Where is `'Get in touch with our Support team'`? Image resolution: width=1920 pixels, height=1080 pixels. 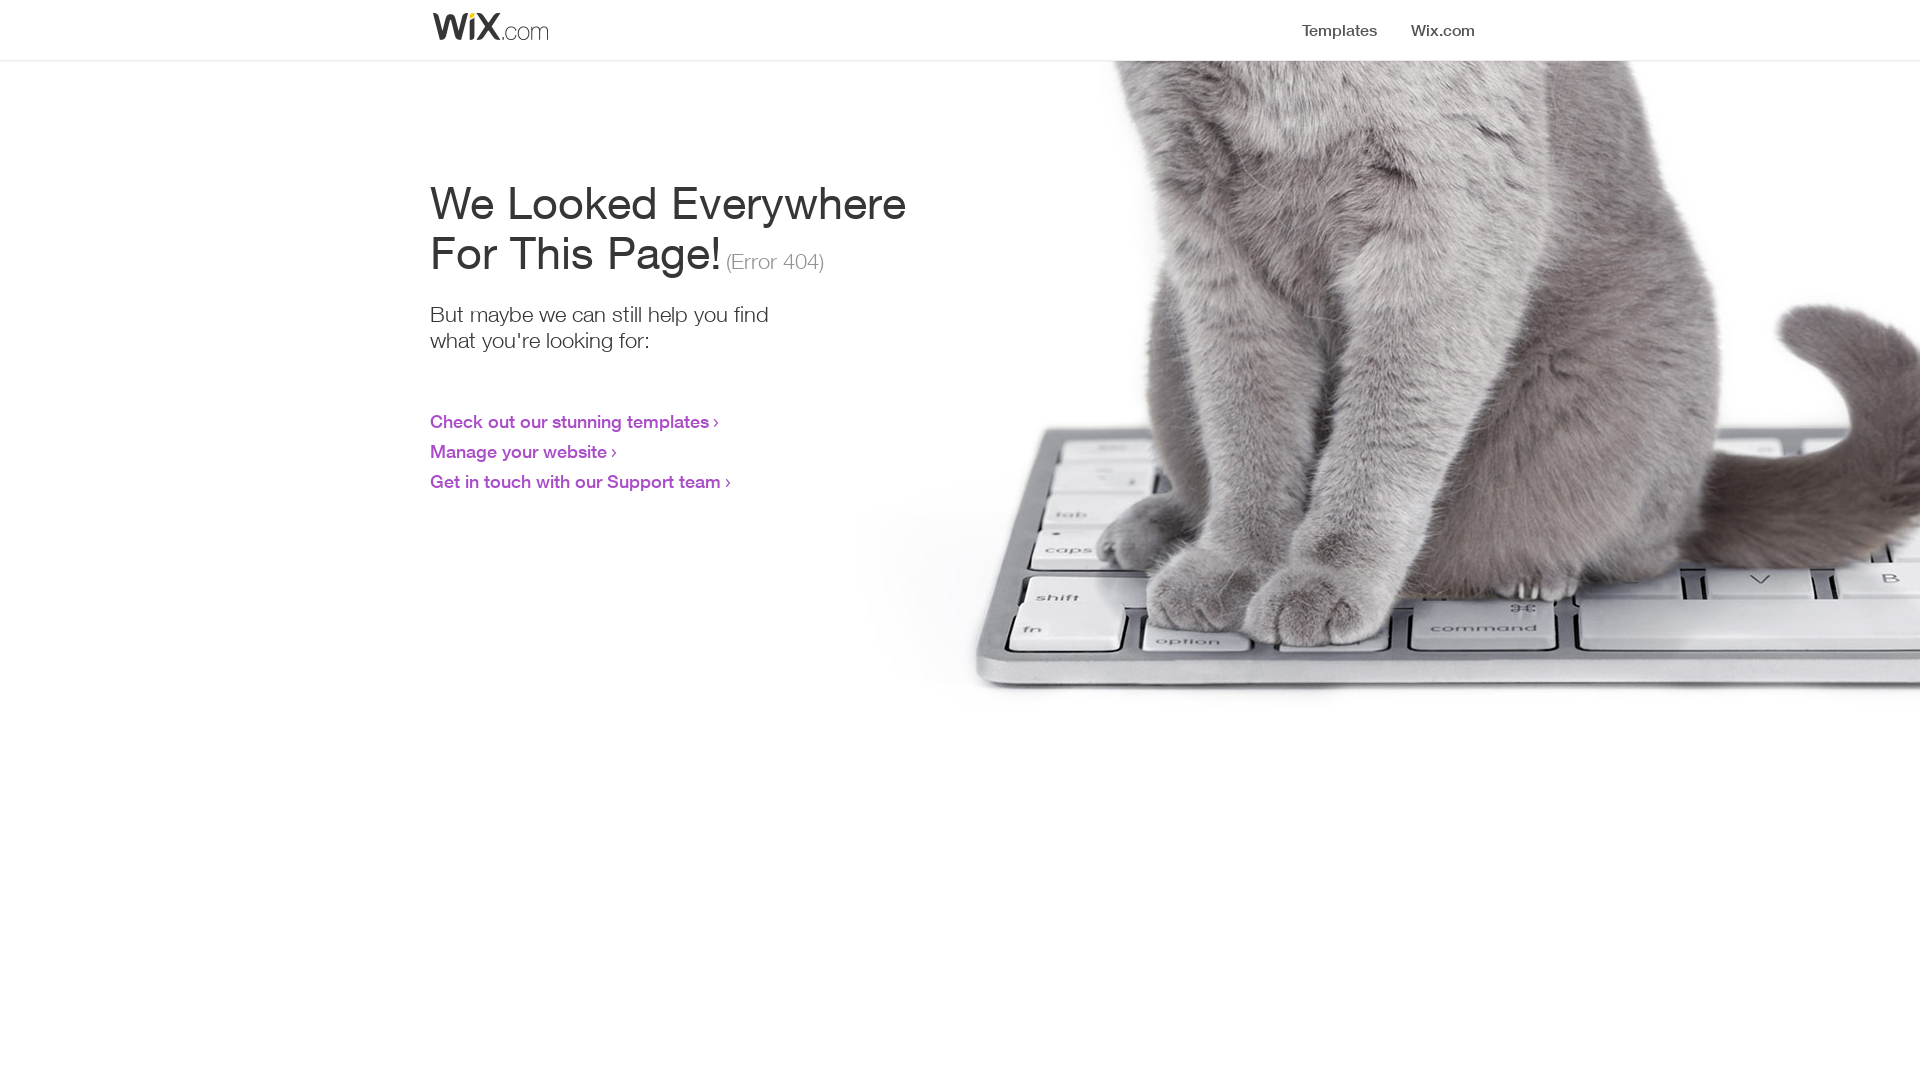
'Get in touch with our Support team' is located at coordinates (429, 481).